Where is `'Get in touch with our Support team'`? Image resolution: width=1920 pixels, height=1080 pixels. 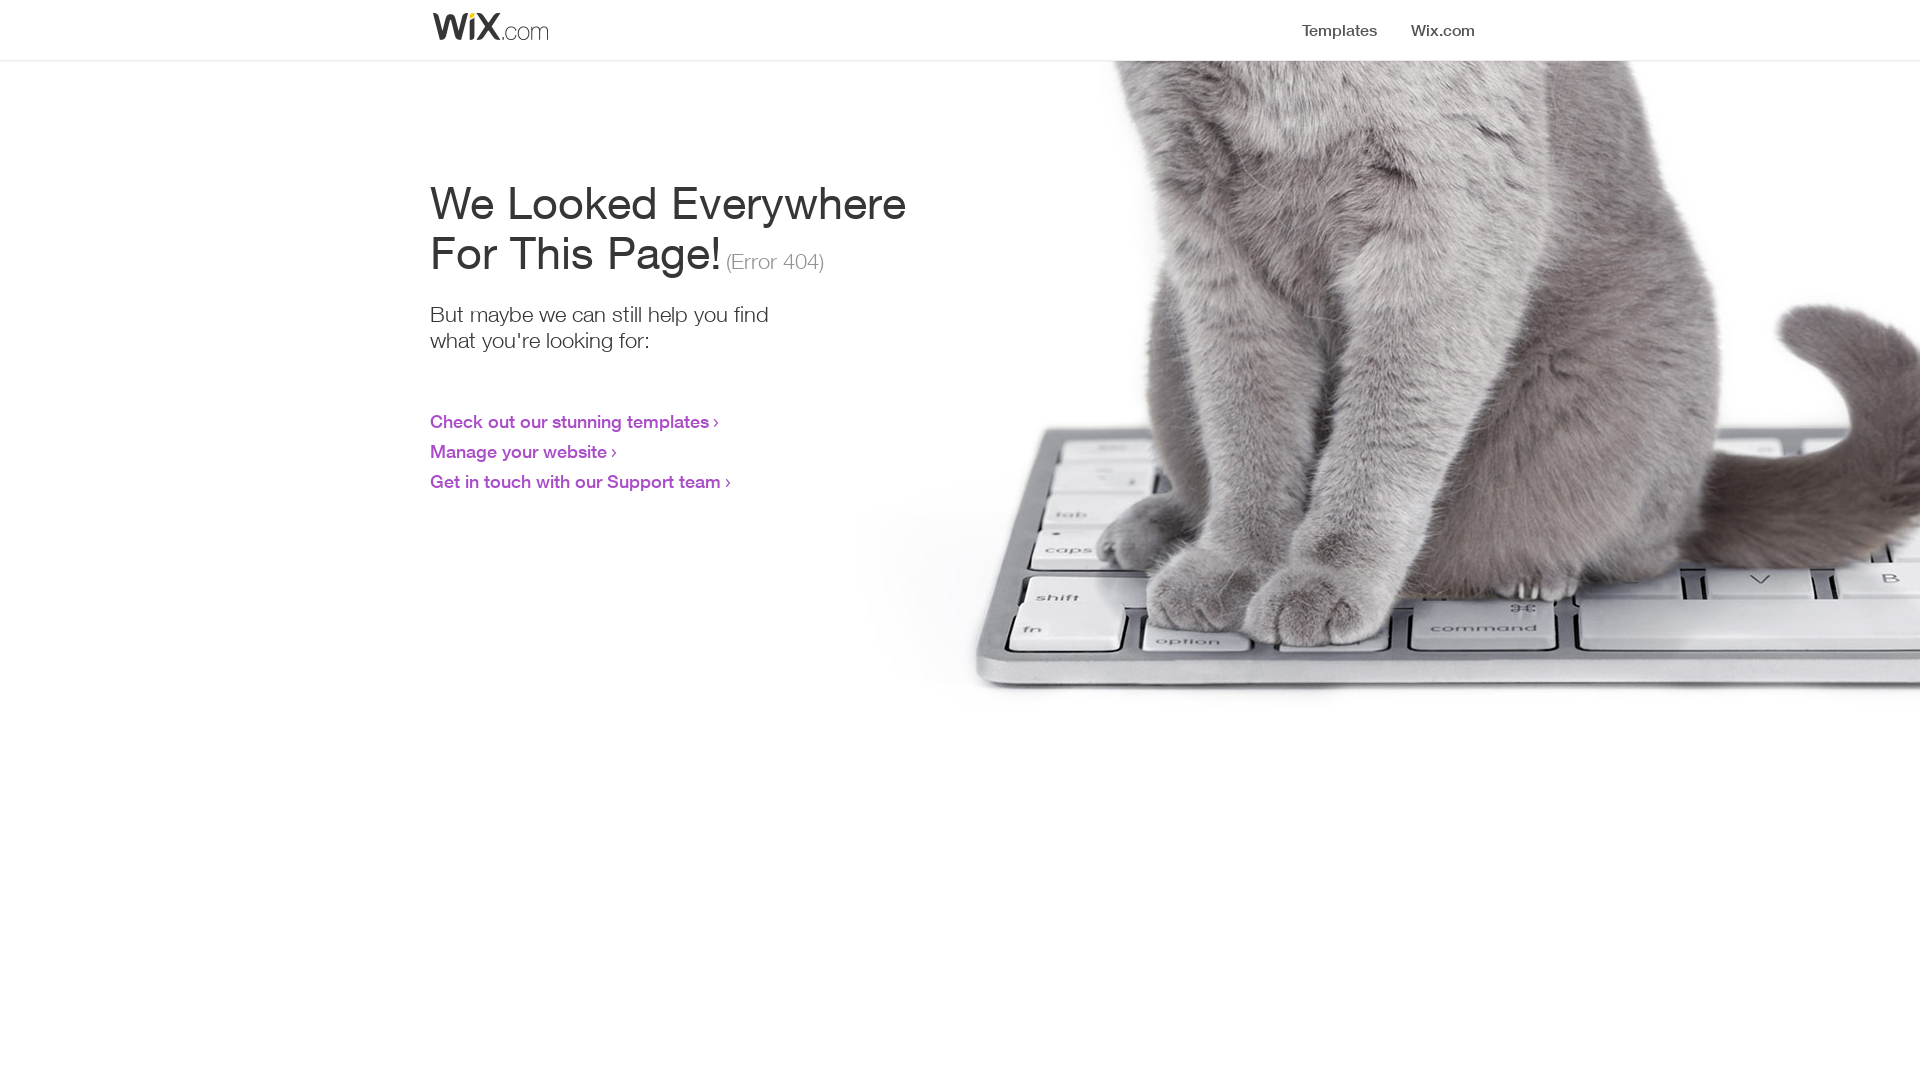
'Get in touch with our Support team' is located at coordinates (429, 481).